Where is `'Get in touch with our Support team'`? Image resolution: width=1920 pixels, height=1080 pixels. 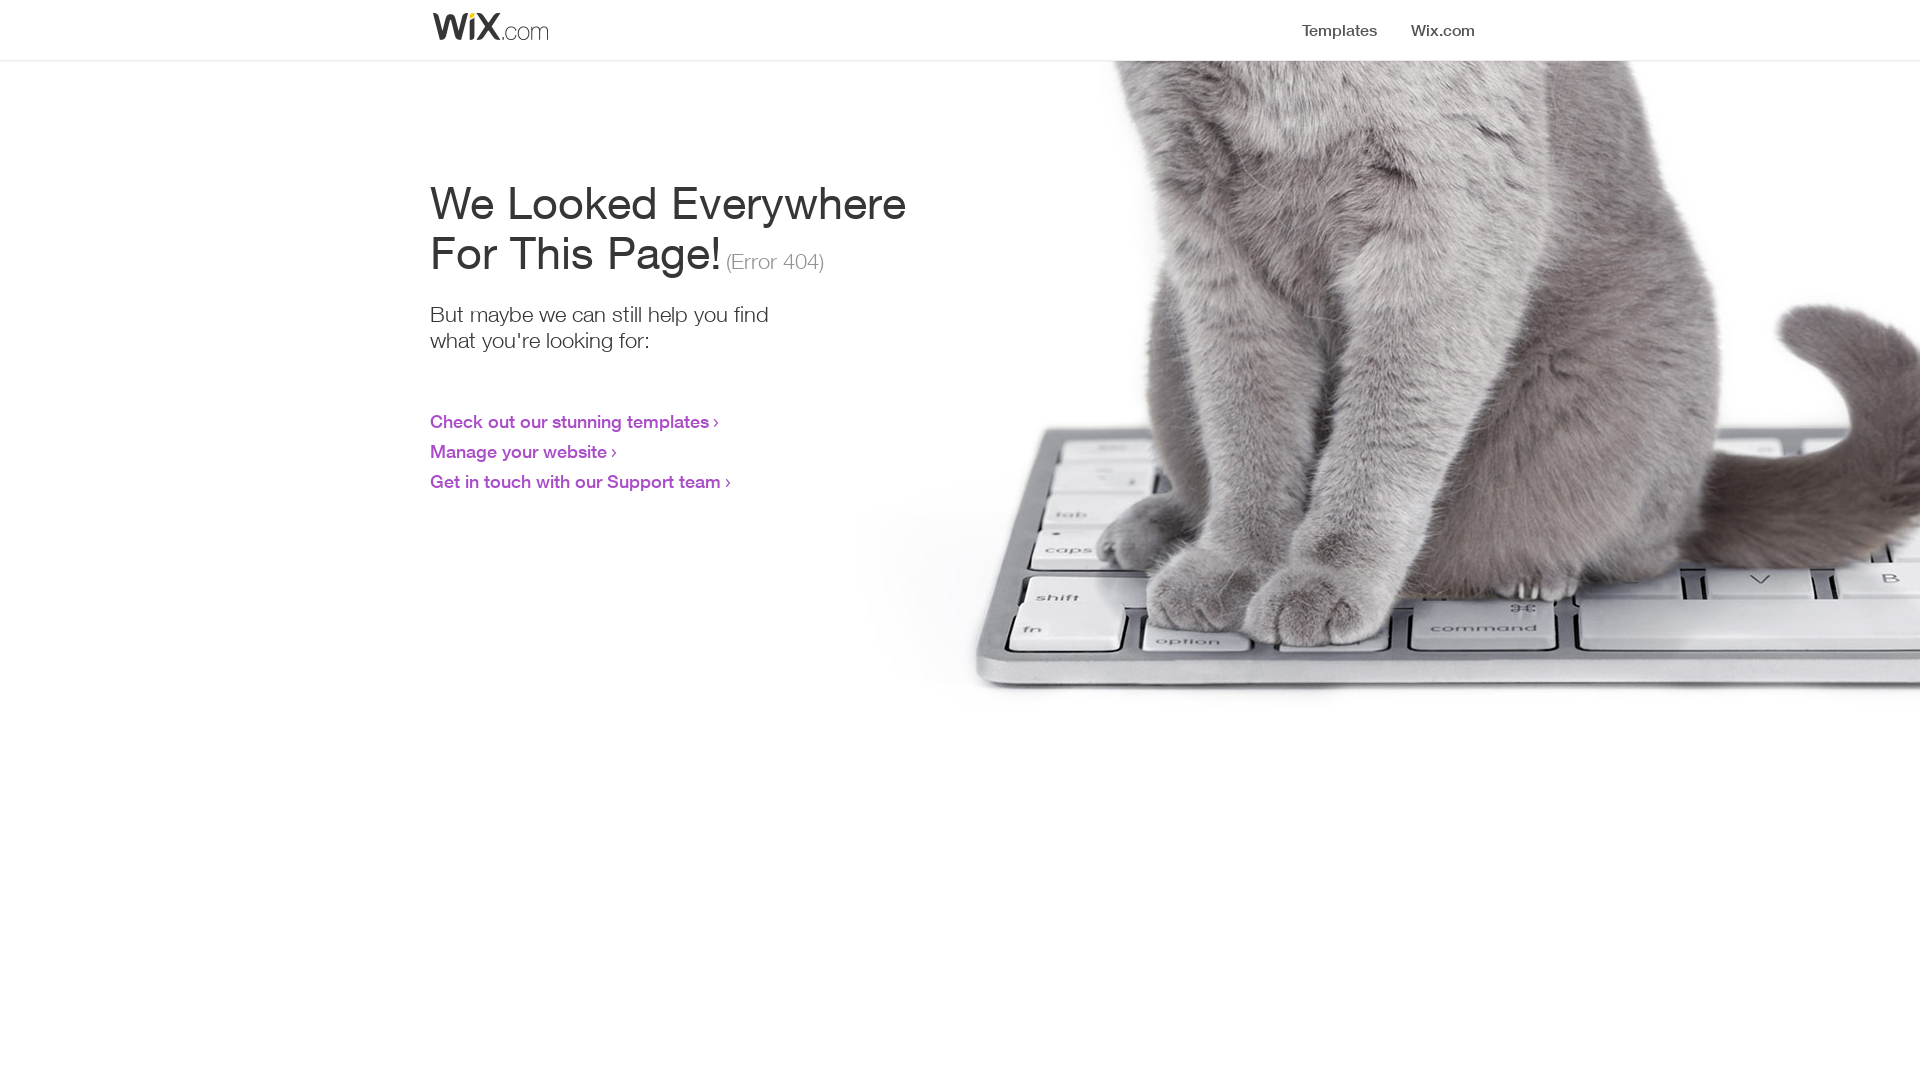
'Get in touch with our Support team' is located at coordinates (429, 481).